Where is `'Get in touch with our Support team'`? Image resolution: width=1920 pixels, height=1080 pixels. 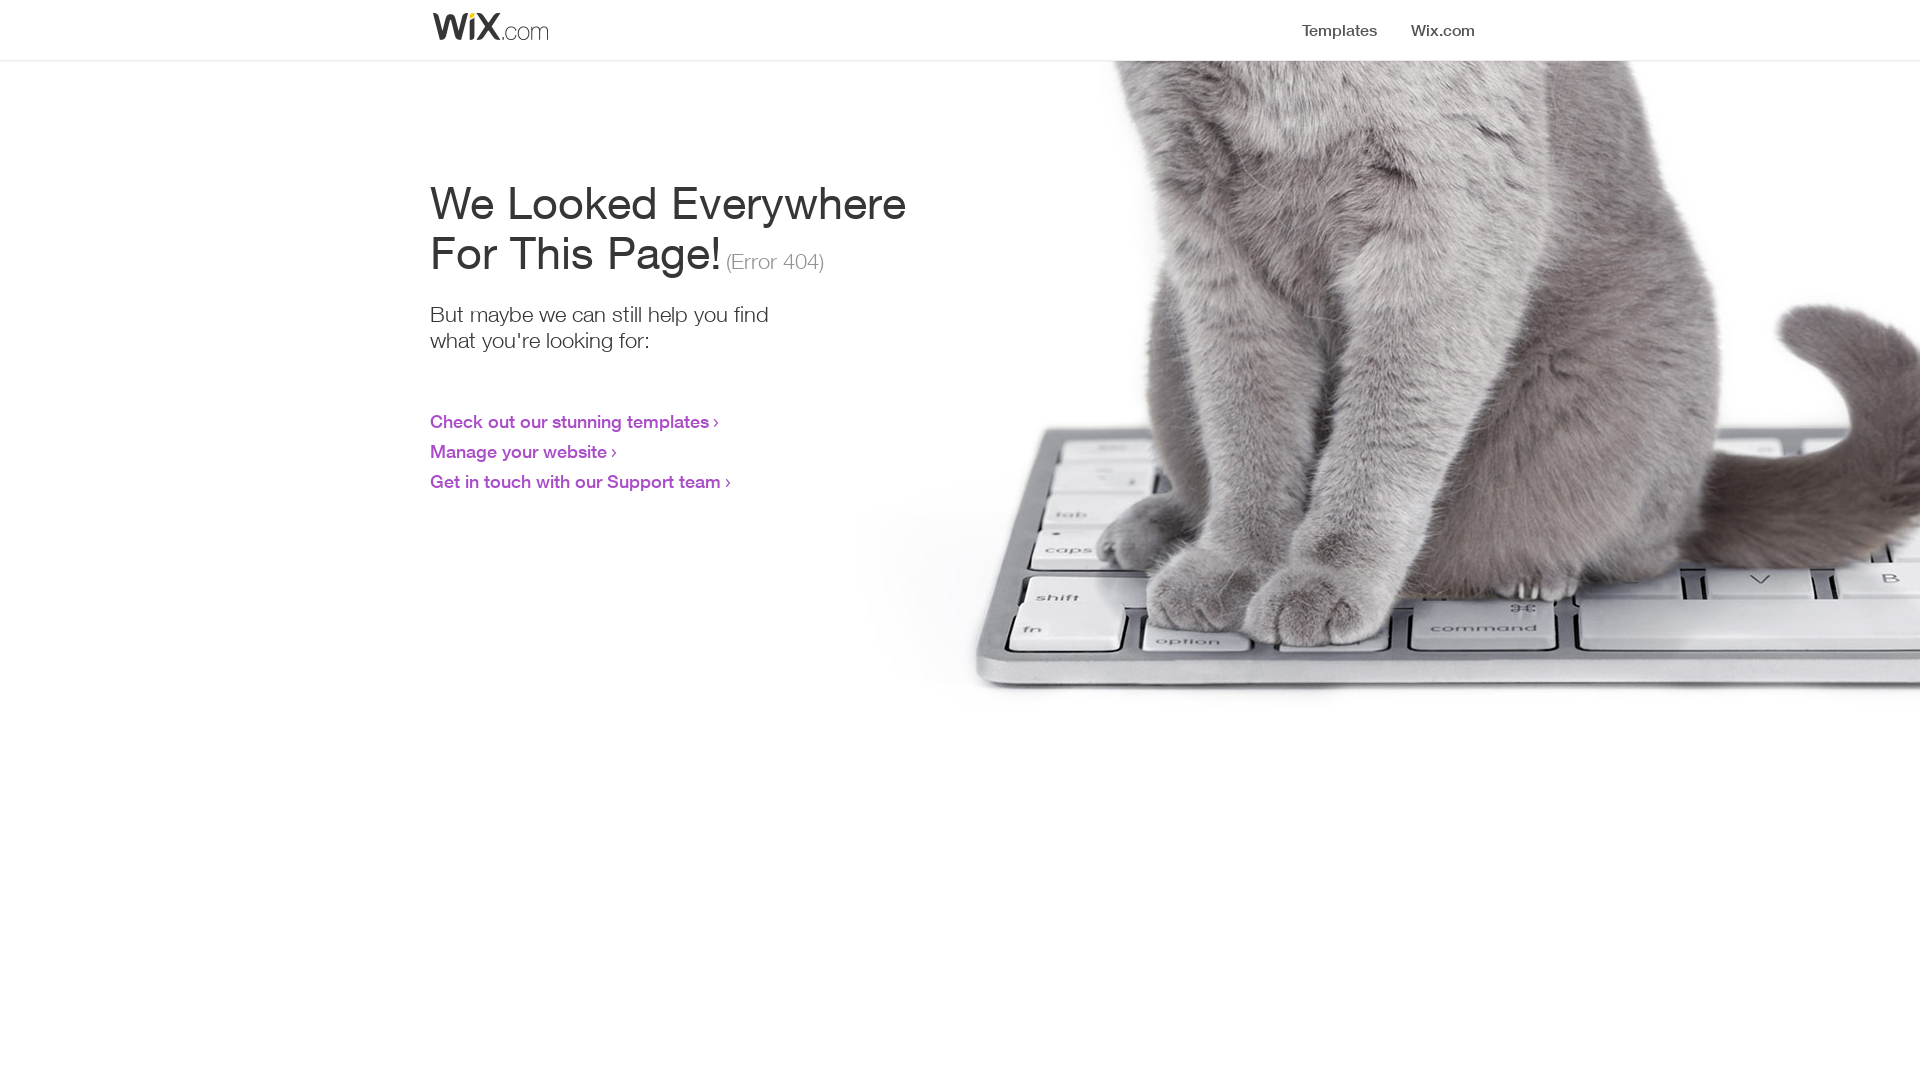
'Get in touch with our Support team' is located at coordinates (429, 481).